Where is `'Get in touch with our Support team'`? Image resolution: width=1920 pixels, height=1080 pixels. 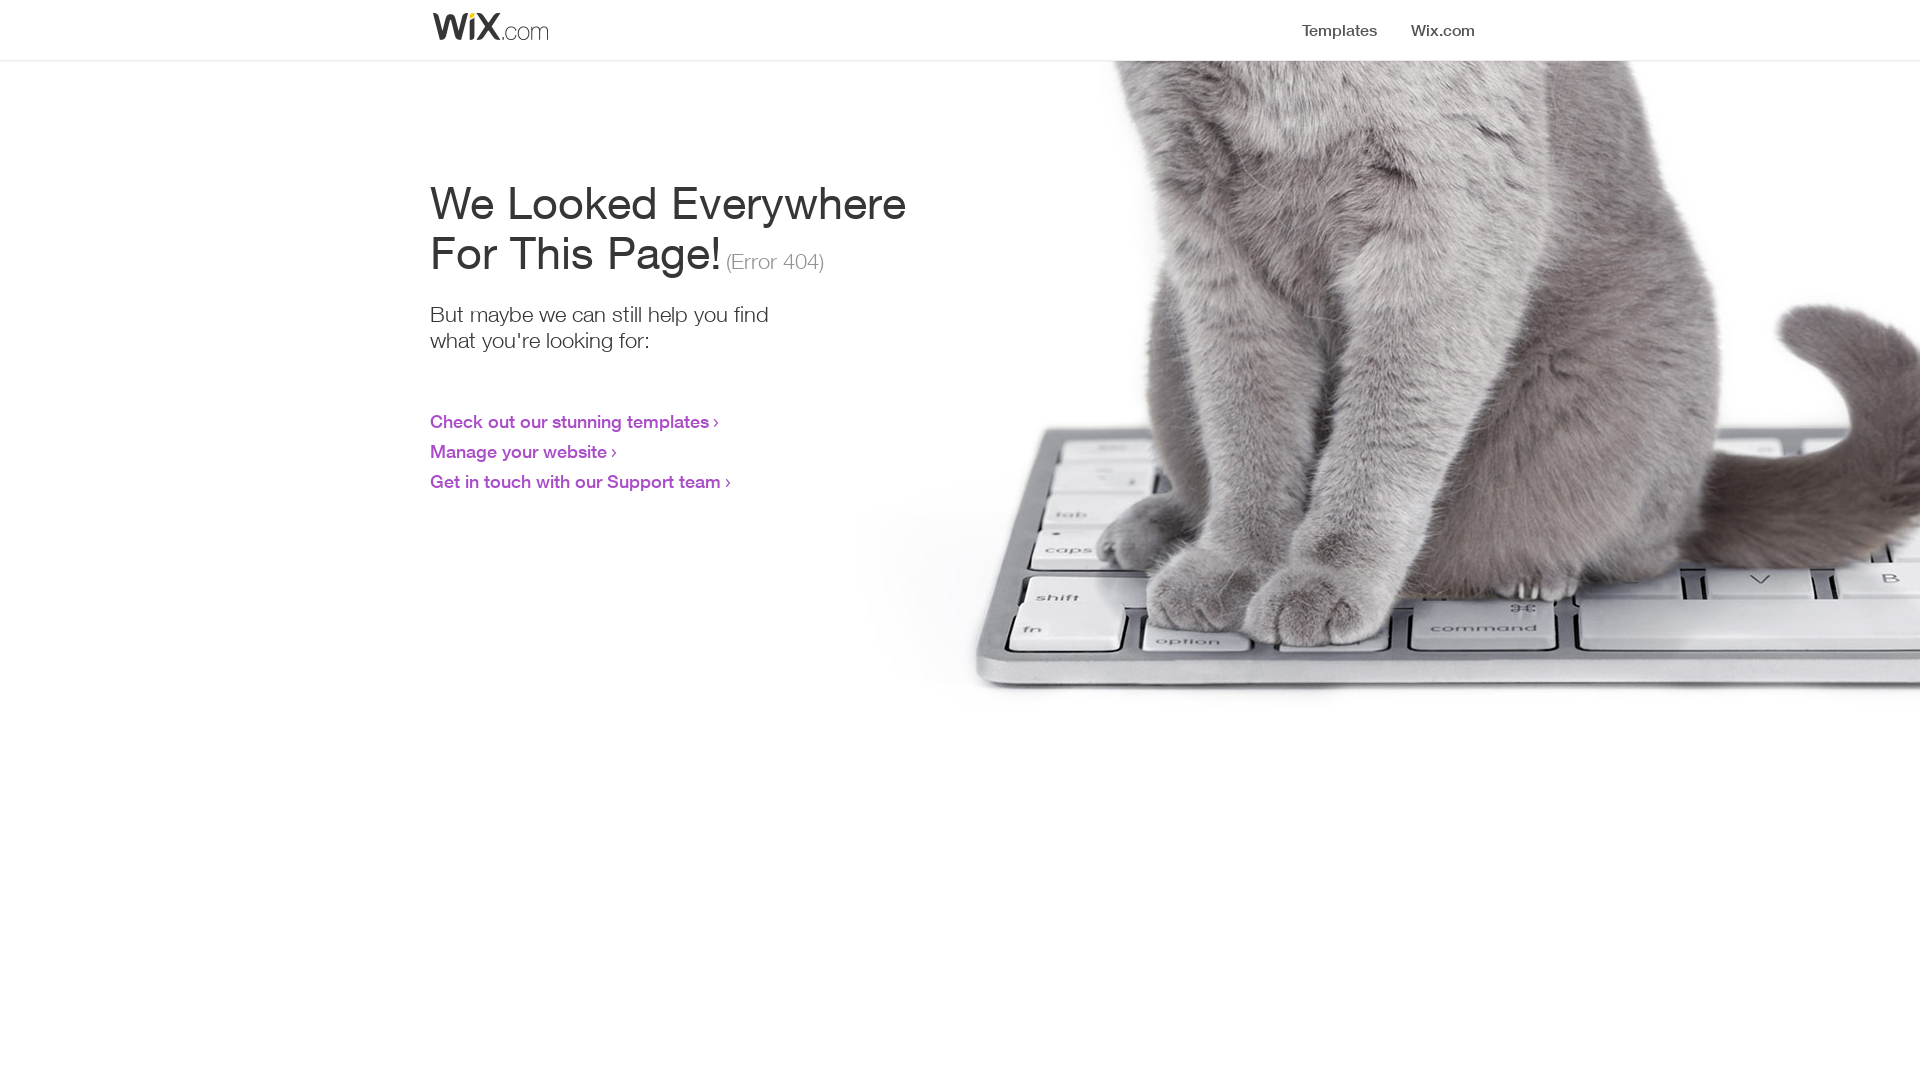
'Get in touch with our Support team' is located at coordinates (429, 481).